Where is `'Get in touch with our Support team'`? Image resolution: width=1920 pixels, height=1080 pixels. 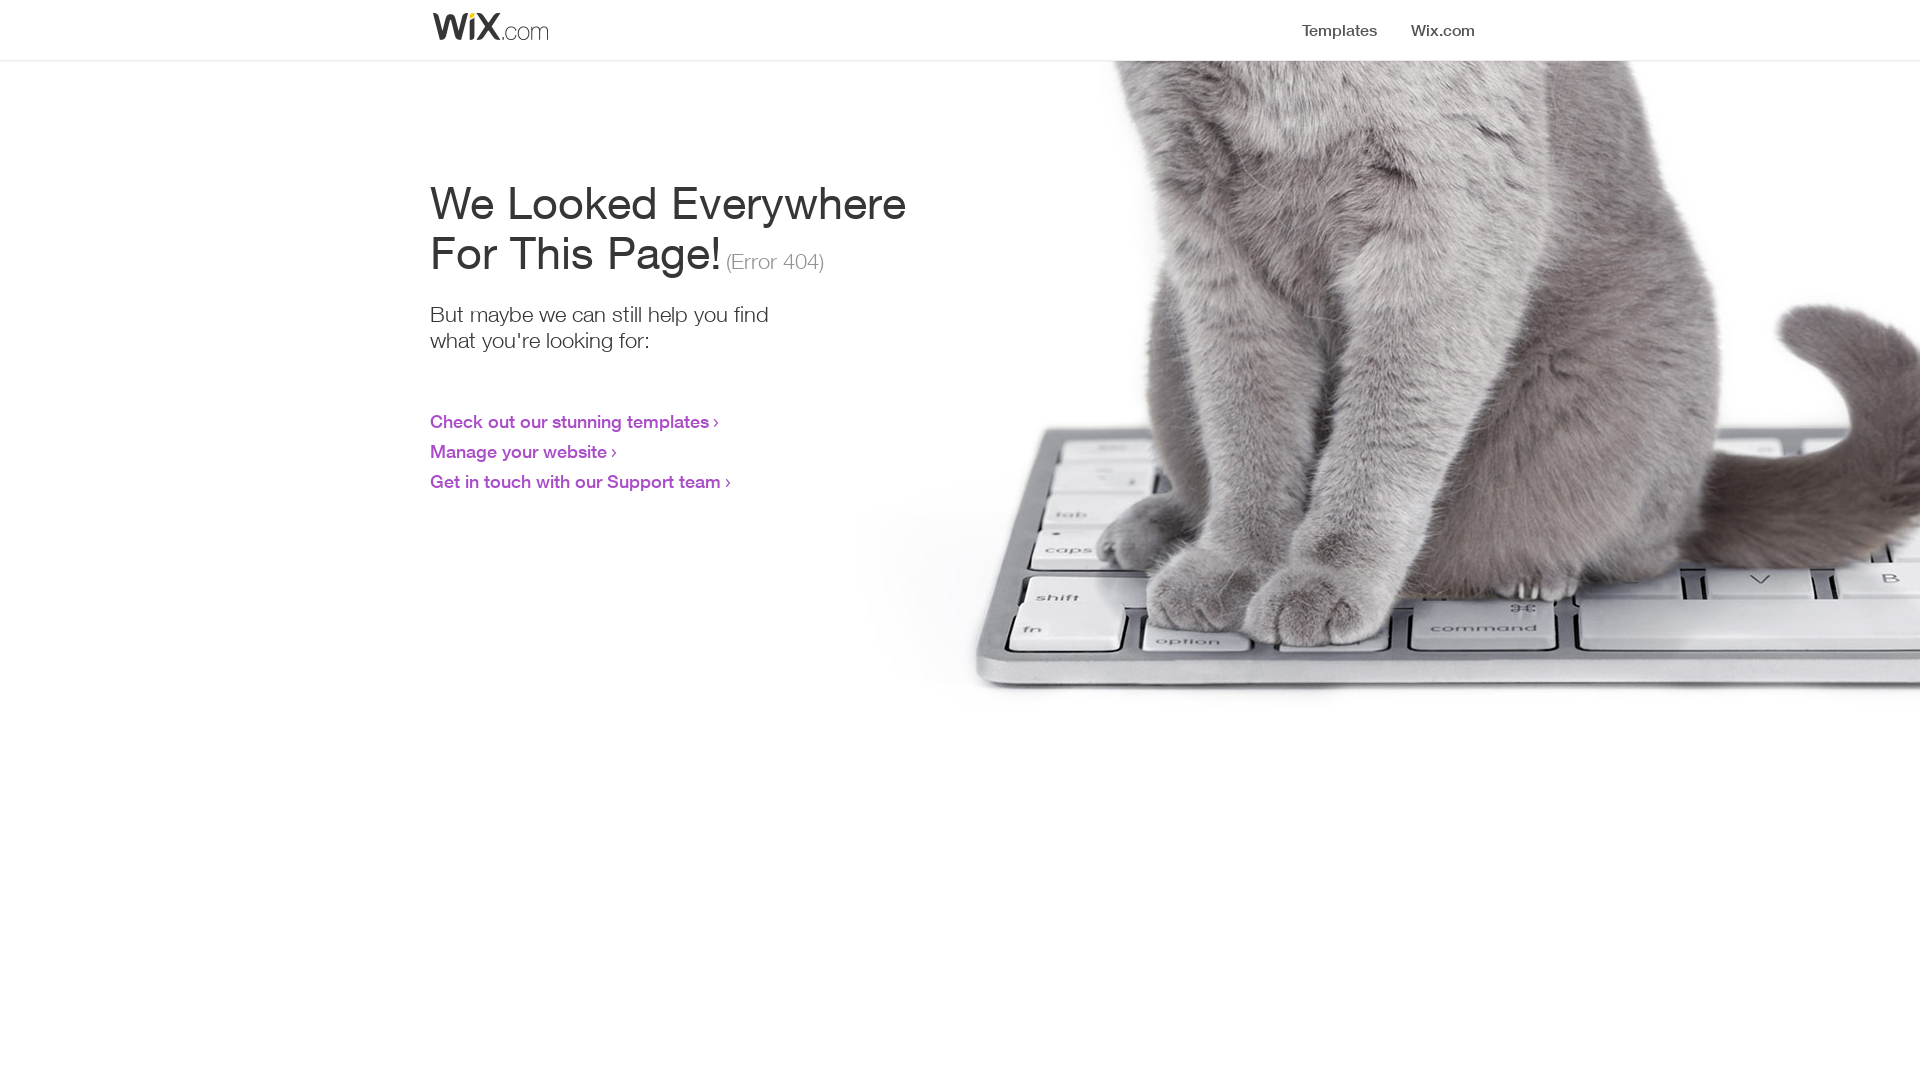
'Get in touch with our Support team' is located at coordinates (429, 481).